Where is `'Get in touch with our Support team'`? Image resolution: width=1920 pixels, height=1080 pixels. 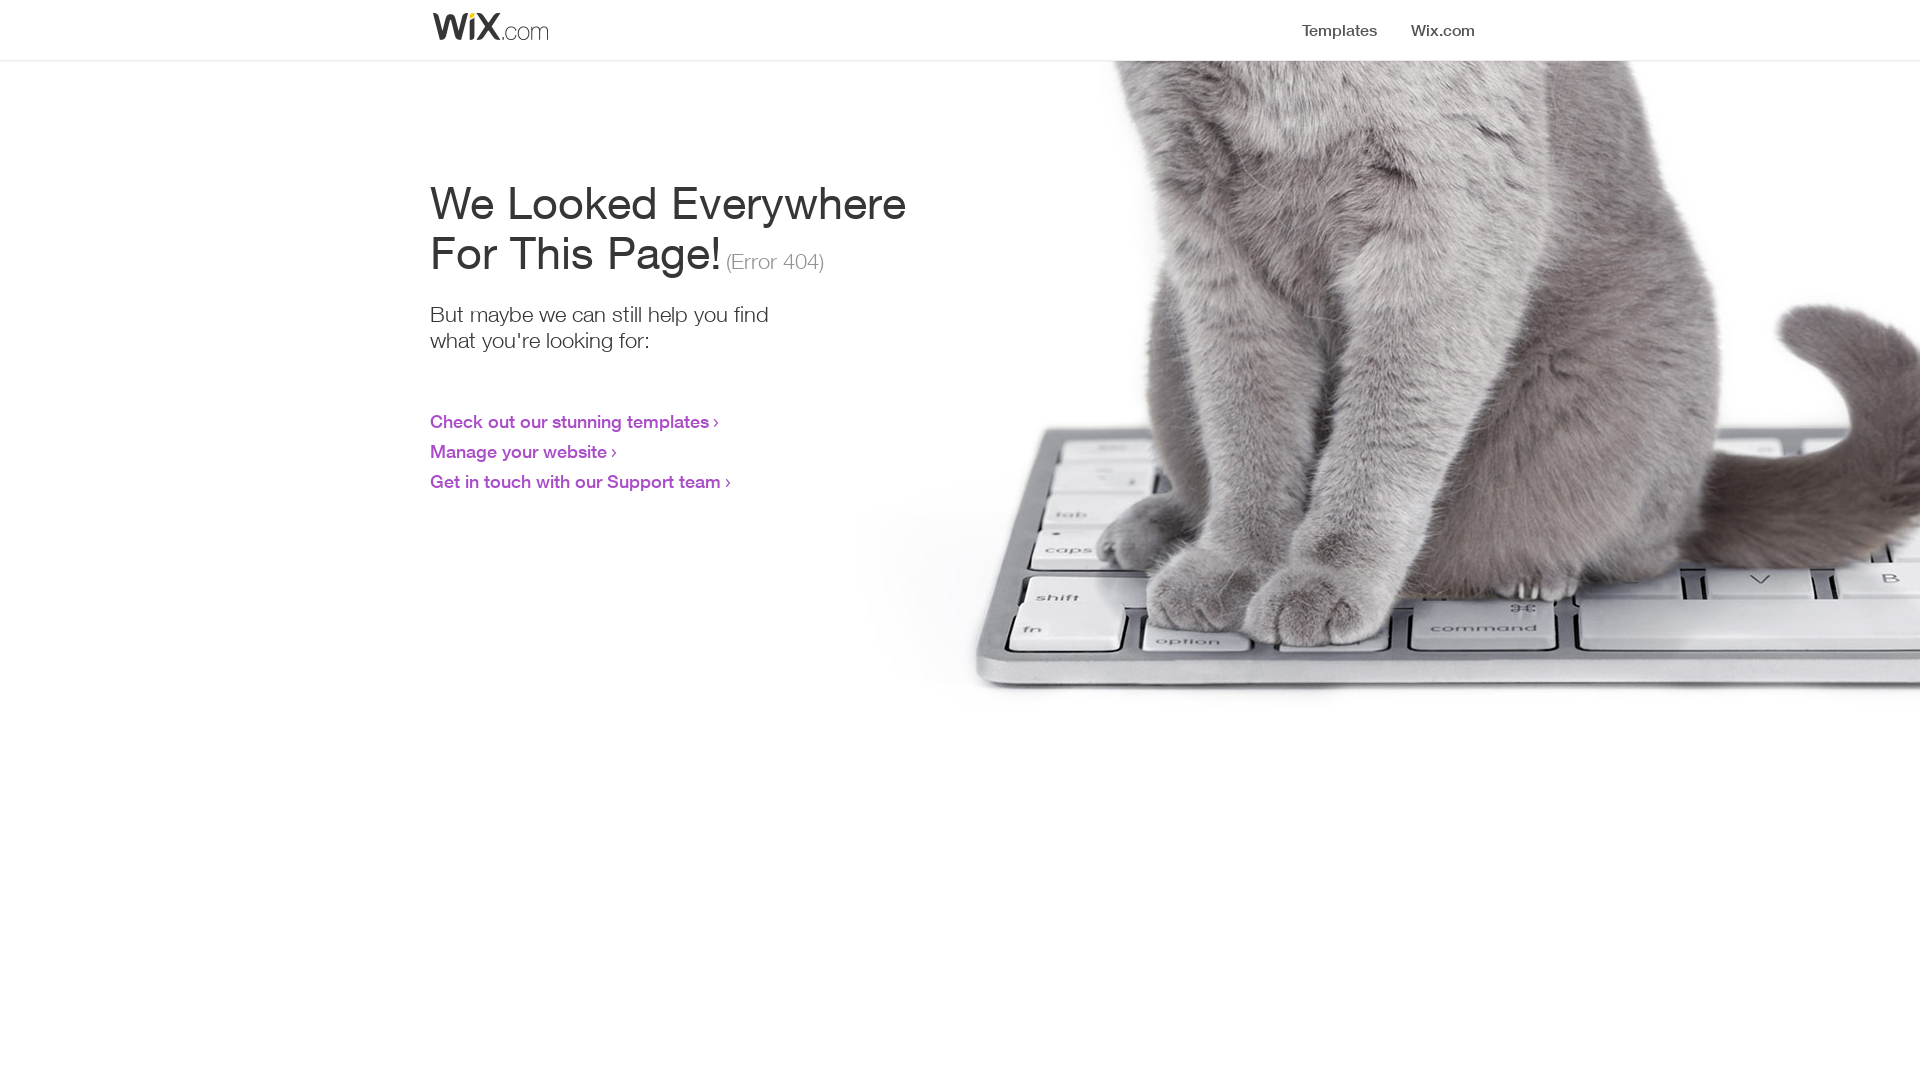
'Get in touch with our Support team' is located at coordinates (429, 481).